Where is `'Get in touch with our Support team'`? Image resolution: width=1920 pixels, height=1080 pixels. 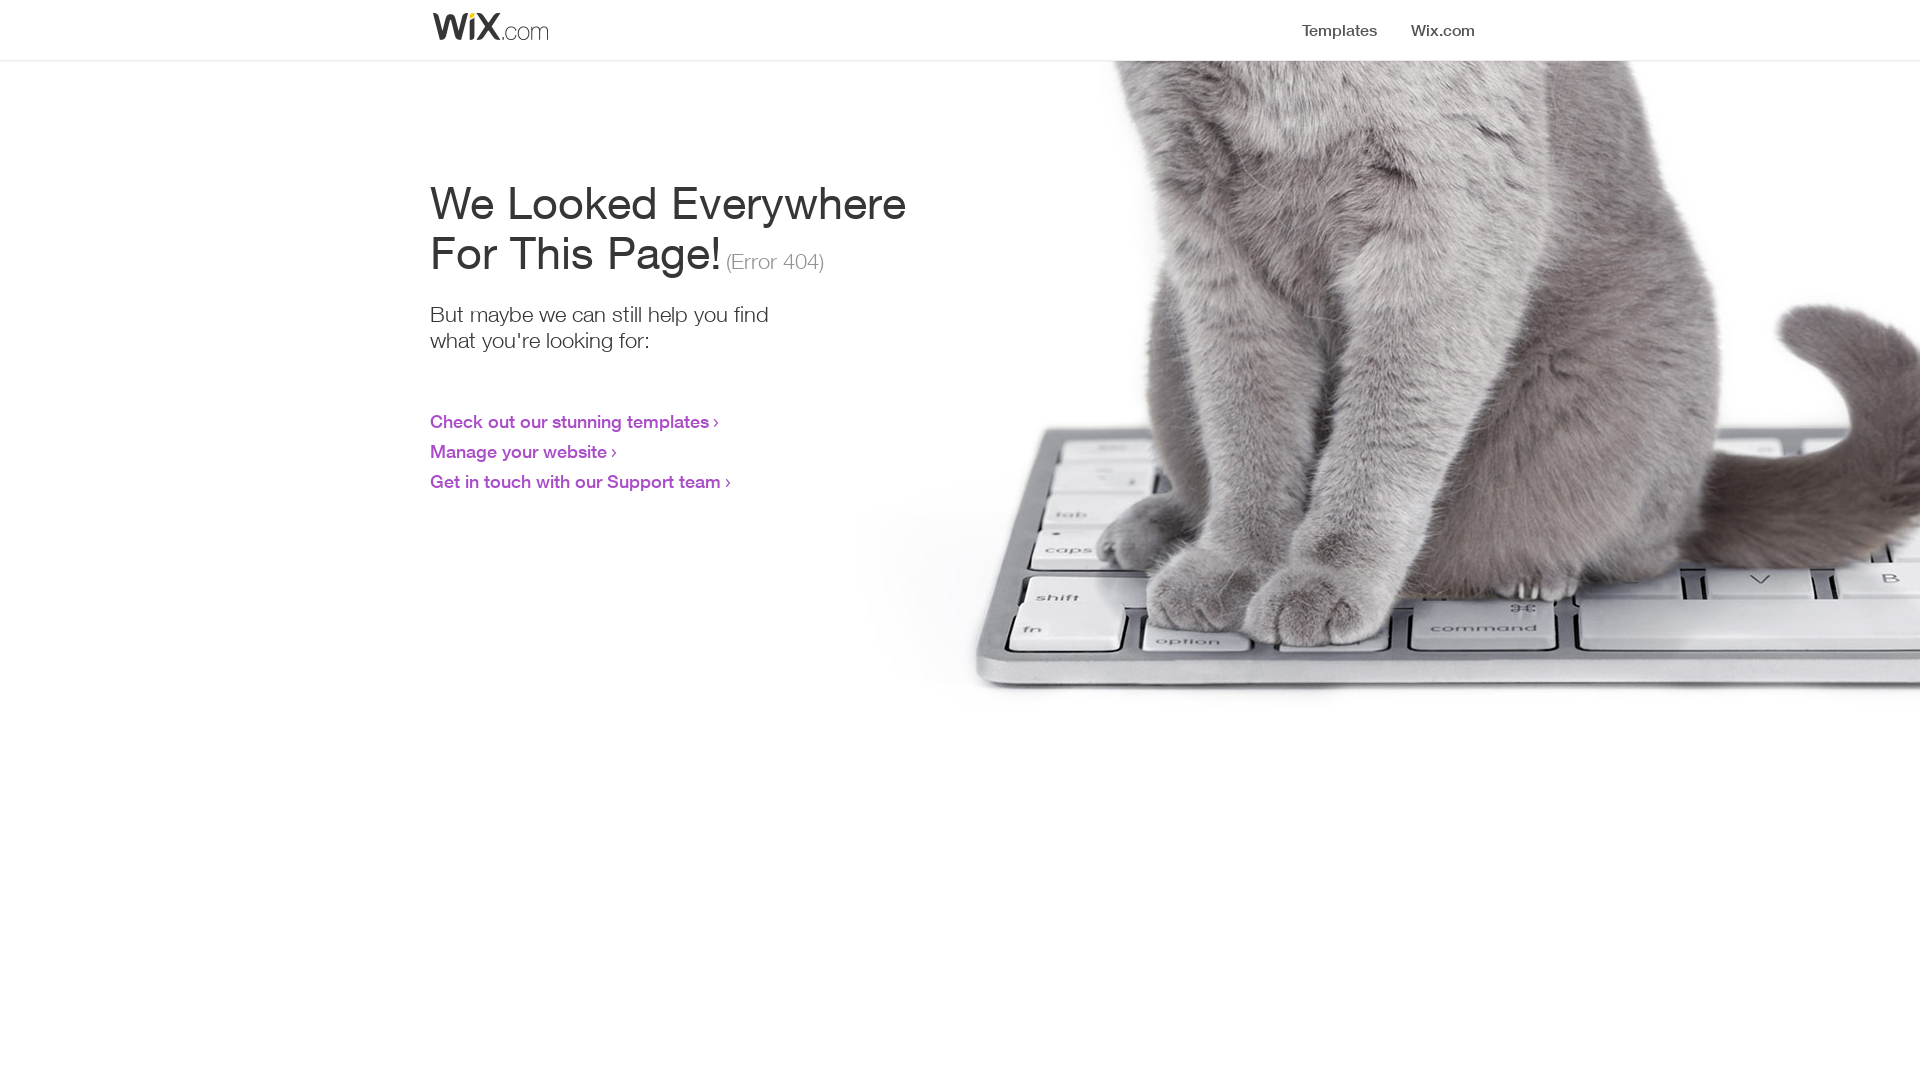
'Get in touch with our Support team' is located at coordinates (429, 481).